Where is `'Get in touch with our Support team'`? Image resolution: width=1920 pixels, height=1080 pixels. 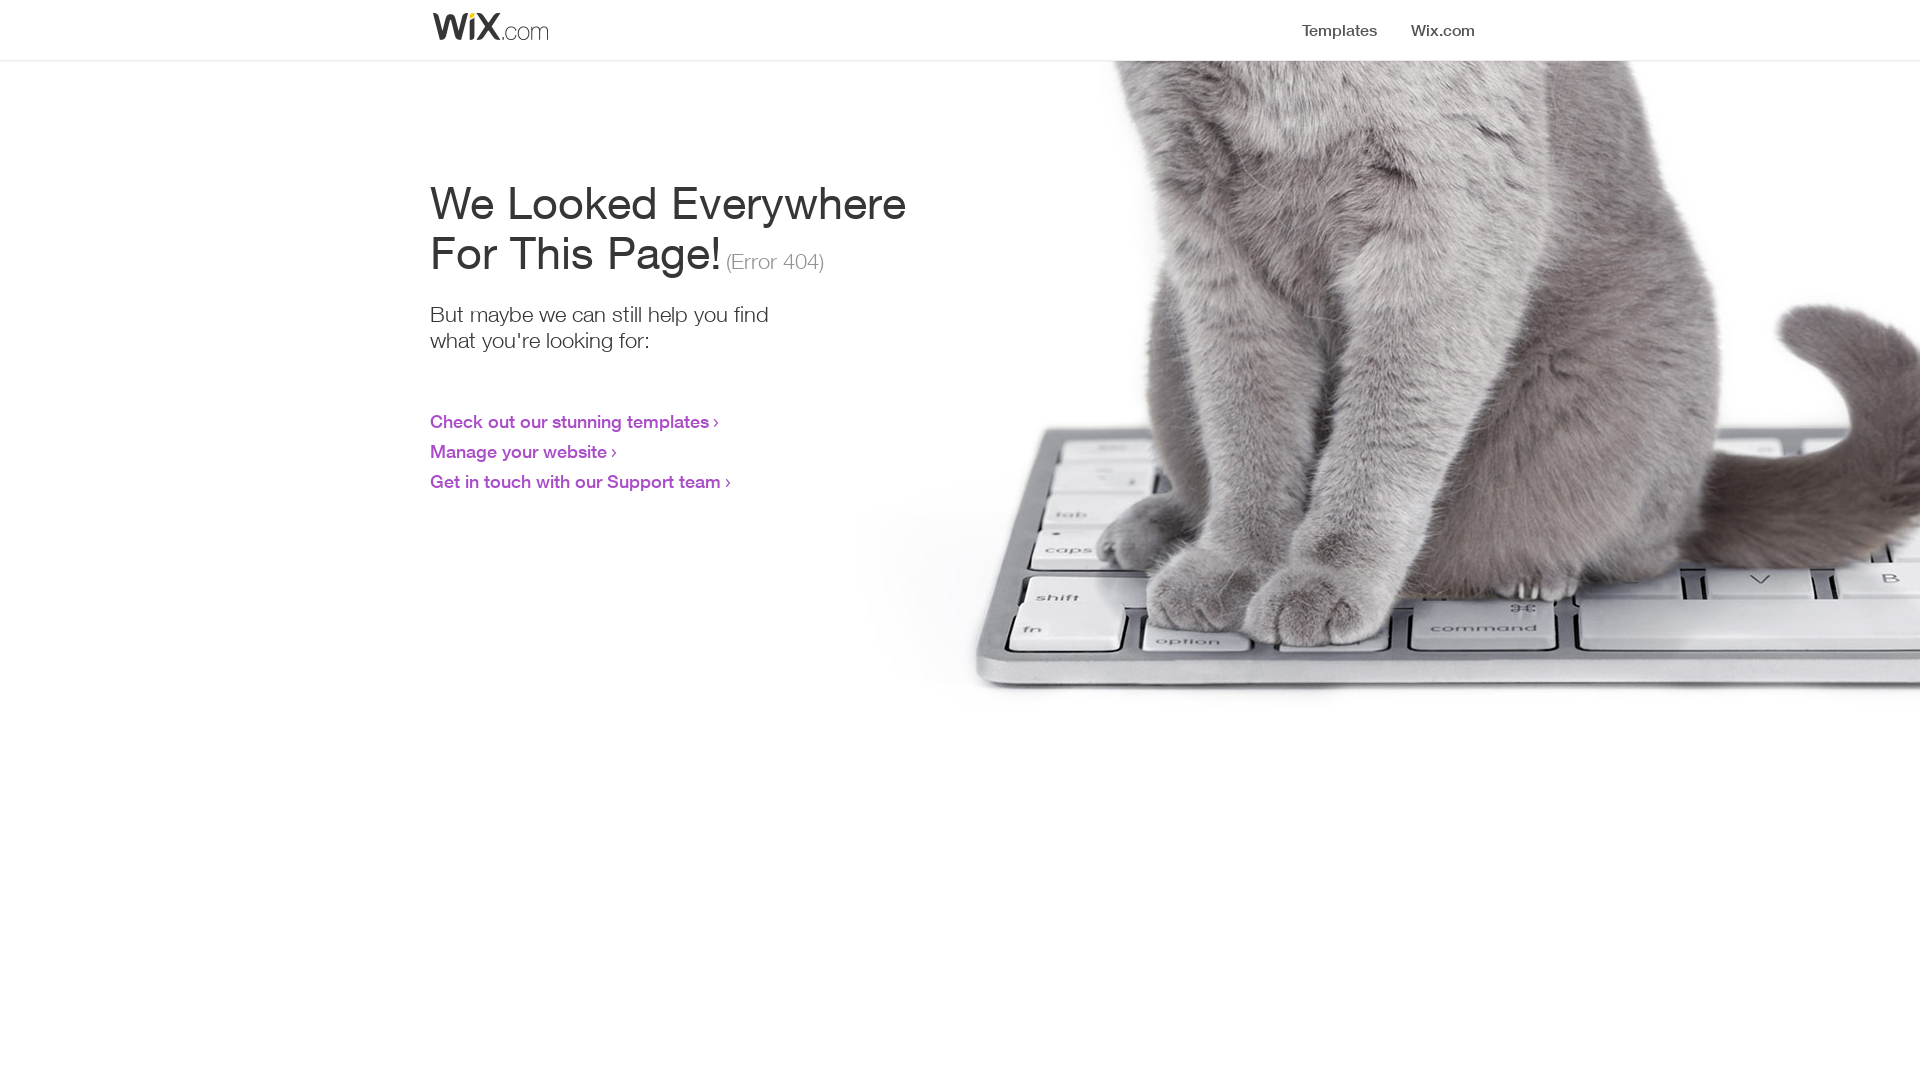
'Get in touch with our Support team' is located at coordinates (429, 481).